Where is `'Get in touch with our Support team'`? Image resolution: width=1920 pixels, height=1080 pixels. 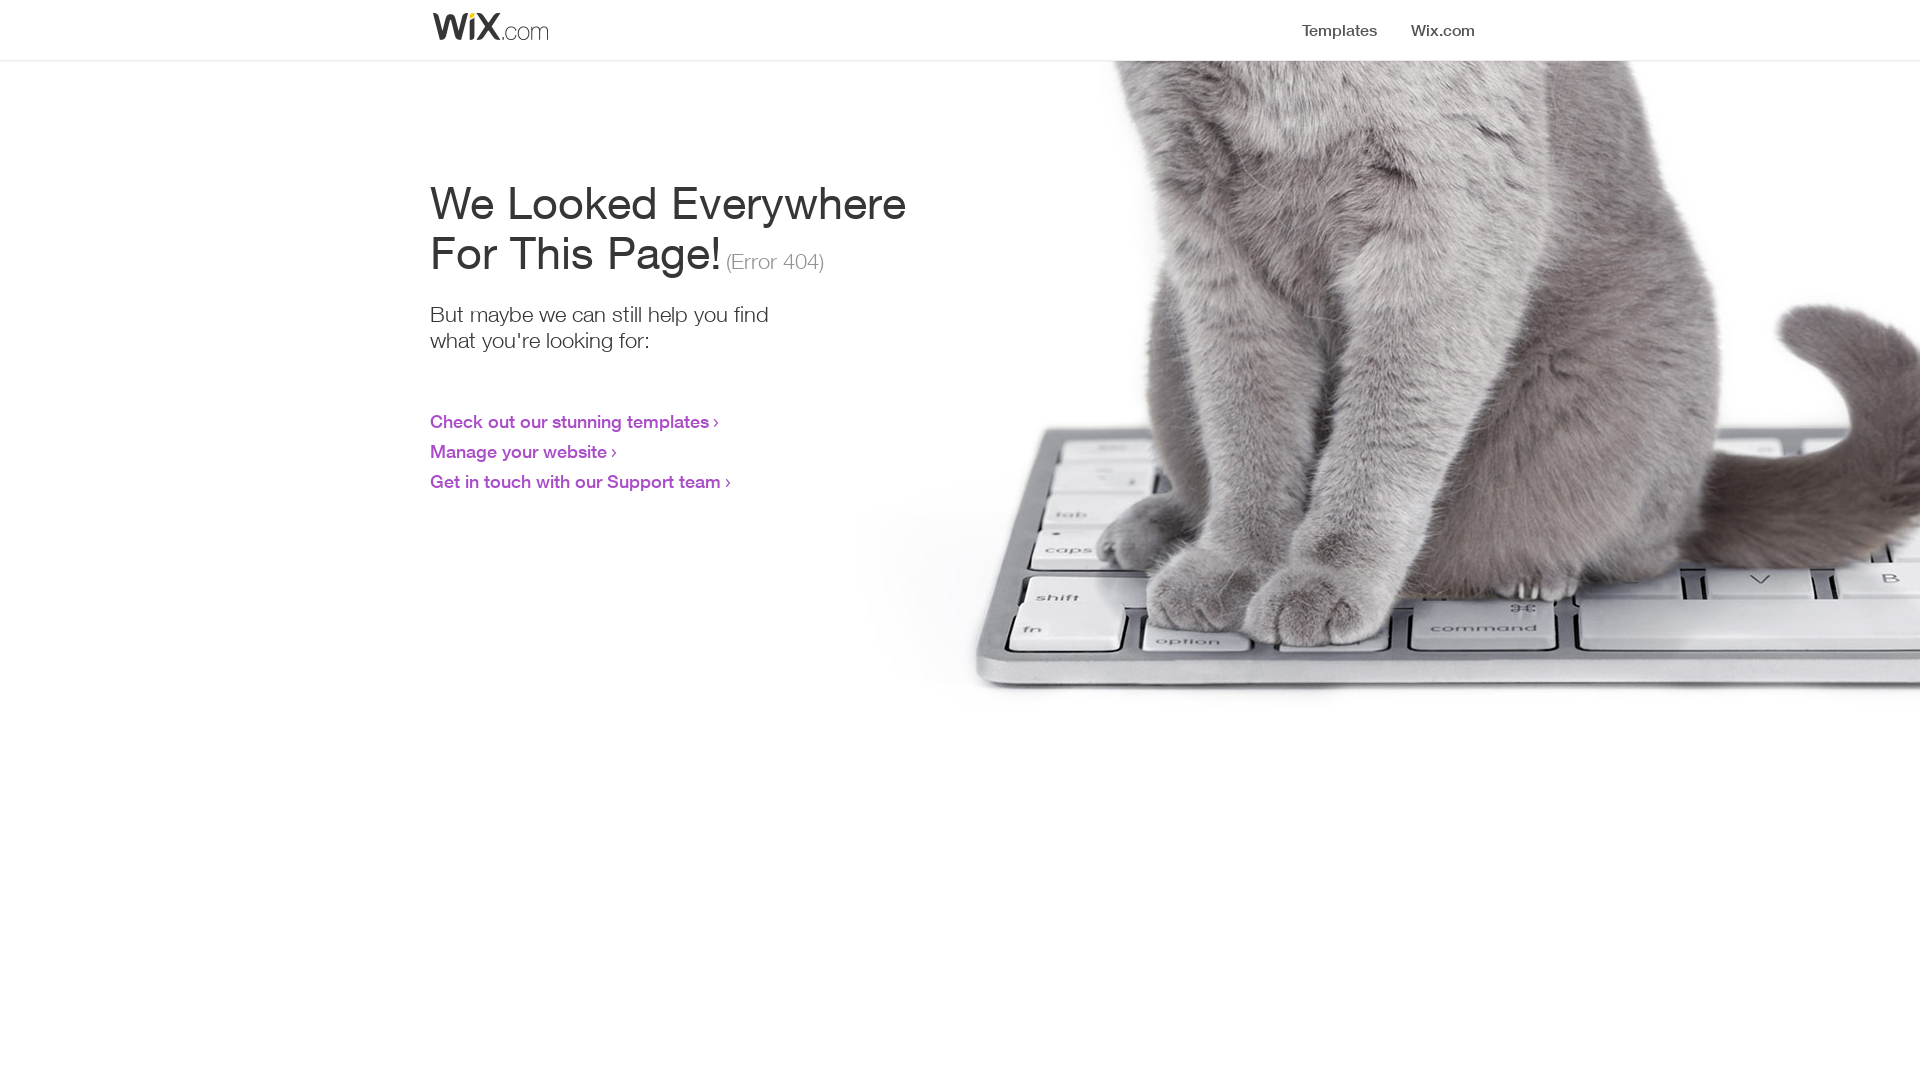
'Get in touch with our Support team' is located at coordinates (429, 481).